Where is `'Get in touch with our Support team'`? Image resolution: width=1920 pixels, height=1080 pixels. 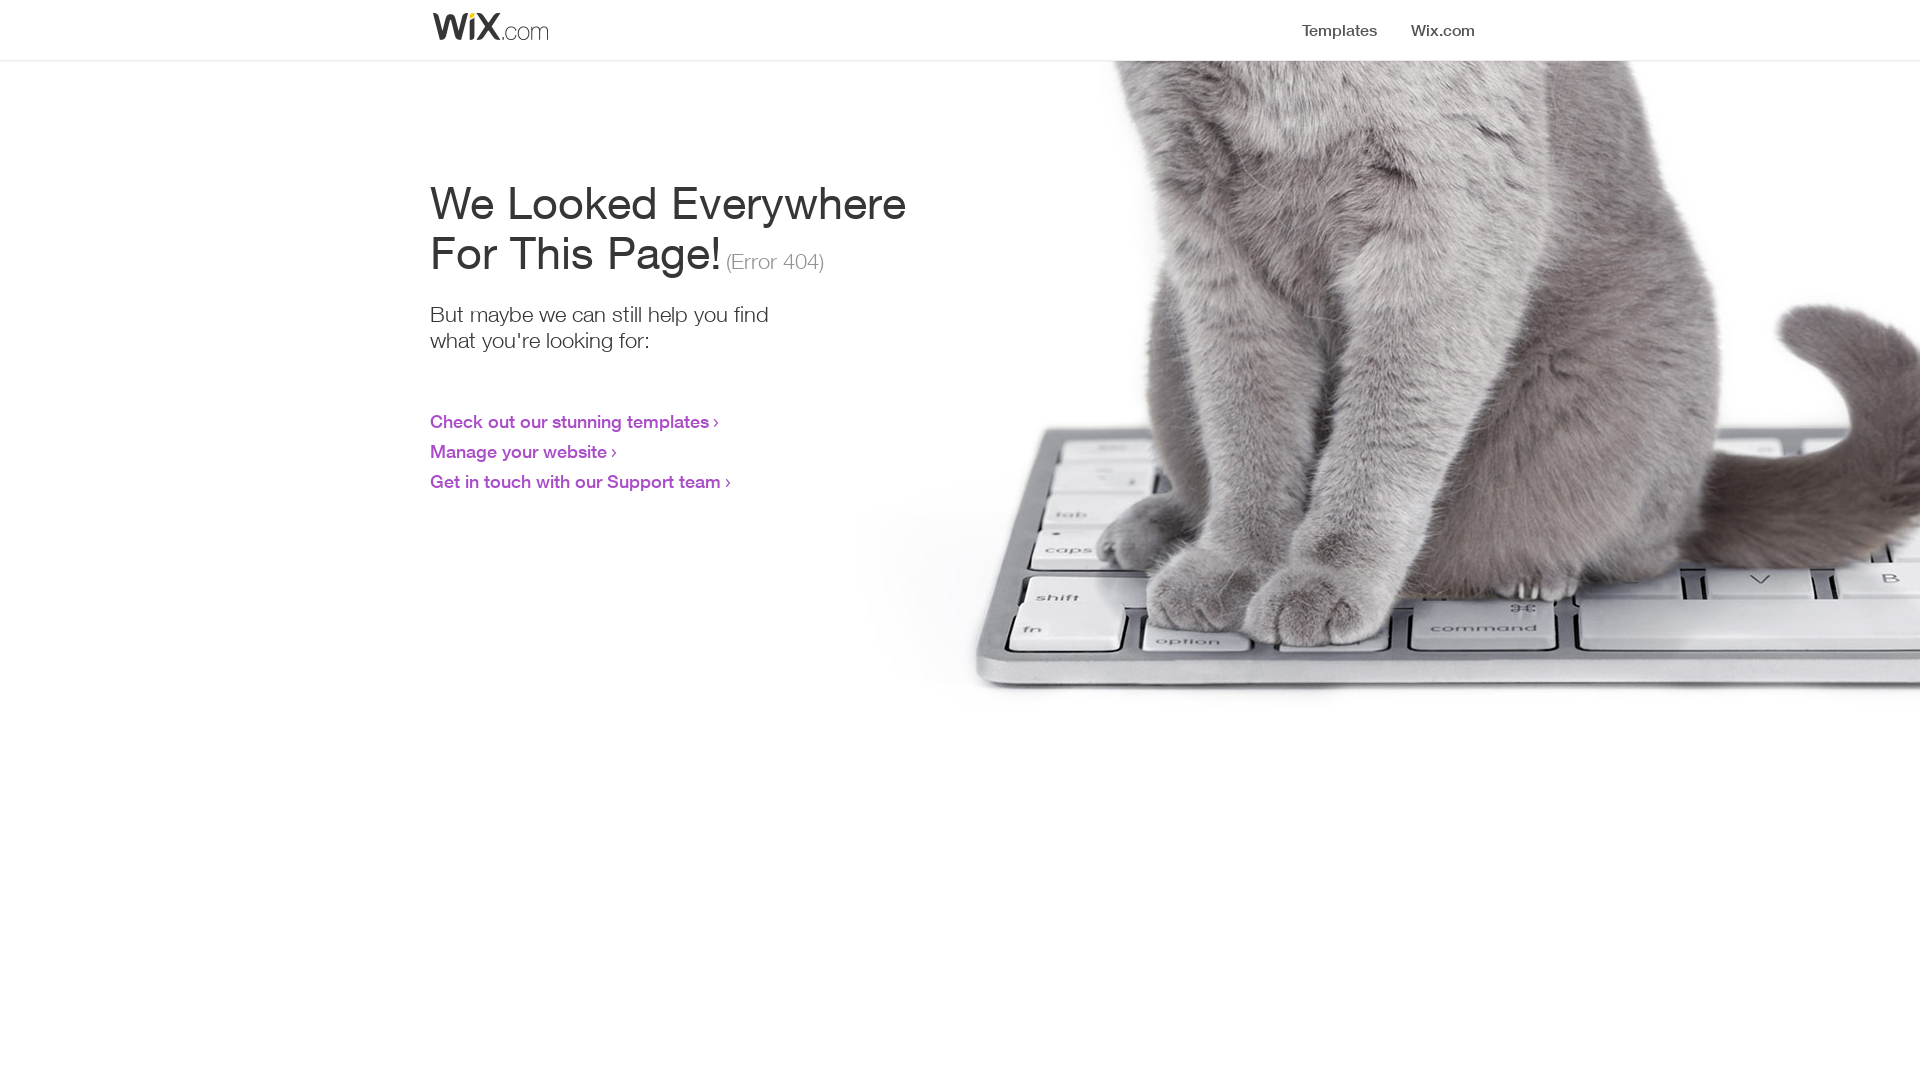
'Get in touch with our Support team' is located at coordinates (429, 481).